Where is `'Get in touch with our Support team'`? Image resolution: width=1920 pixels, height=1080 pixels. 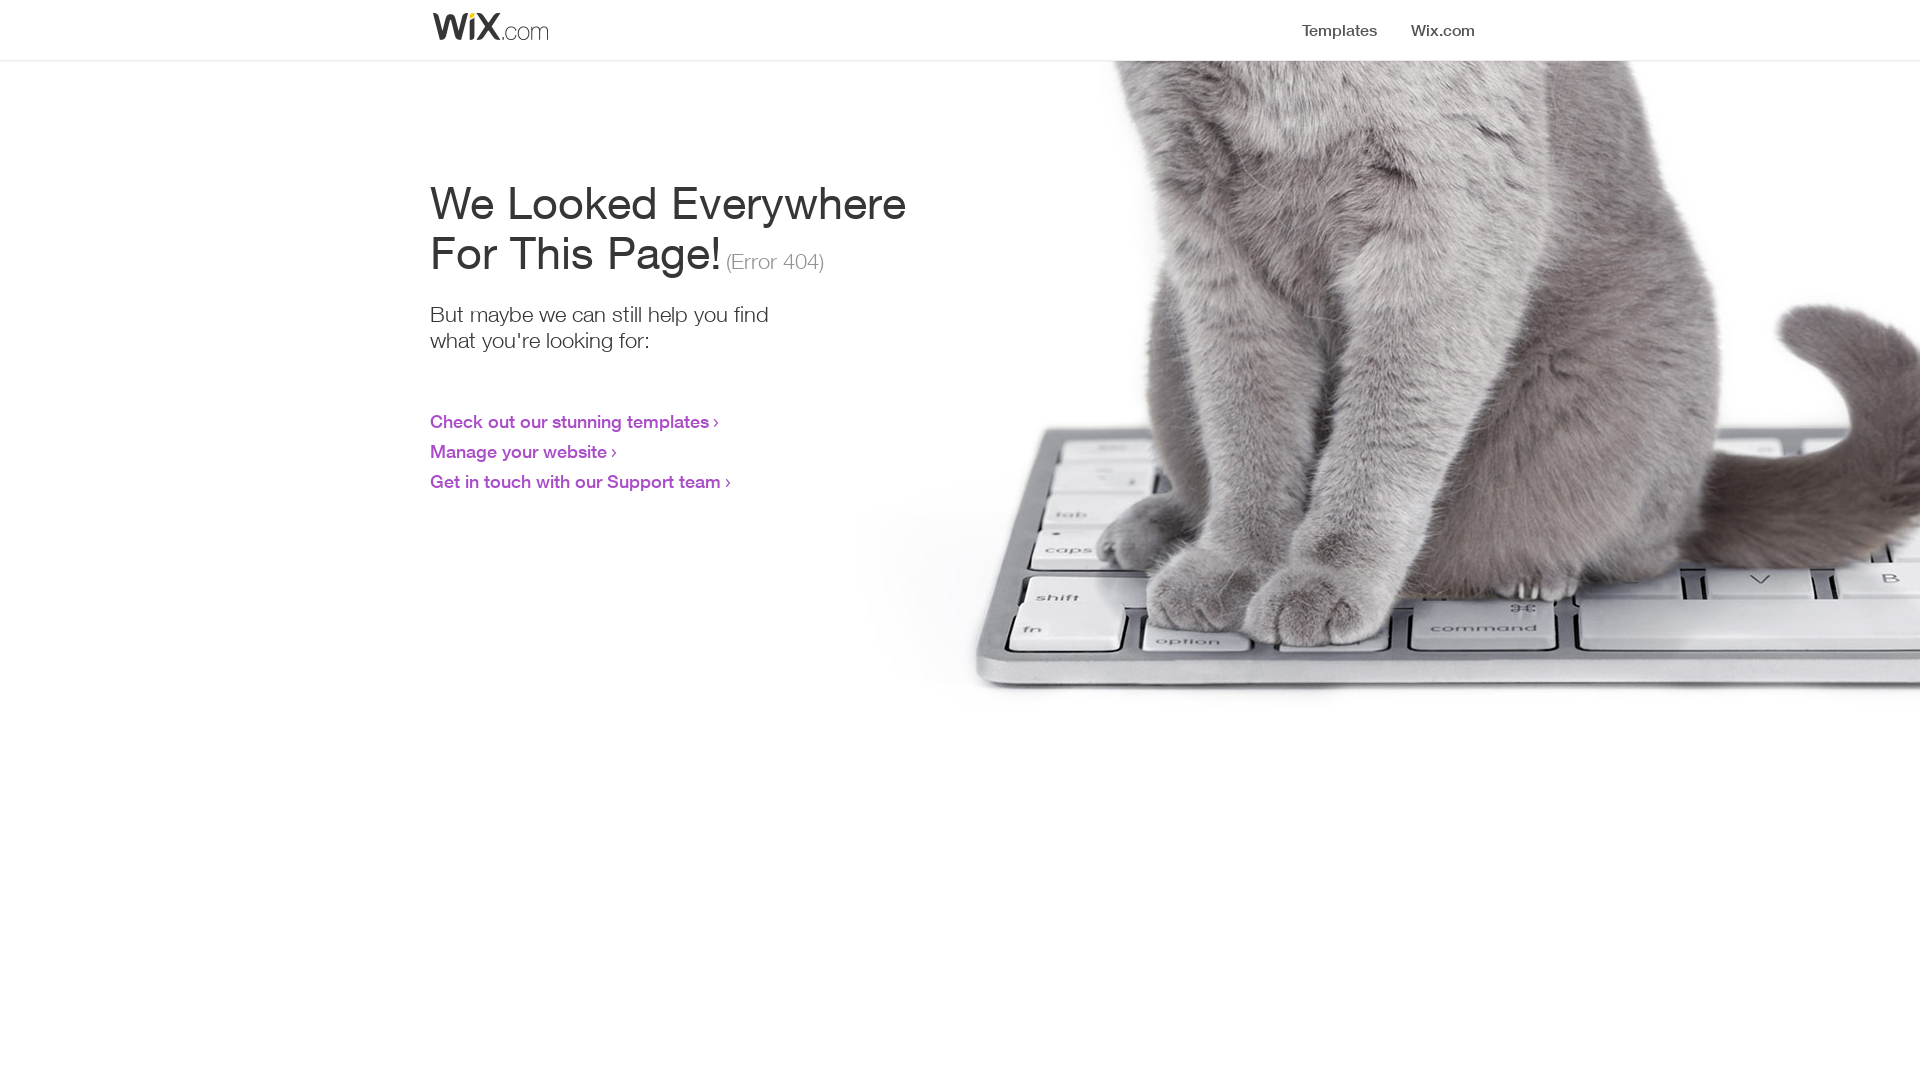
'Get in touch with our Support team' is located at coordinates (429, 481).